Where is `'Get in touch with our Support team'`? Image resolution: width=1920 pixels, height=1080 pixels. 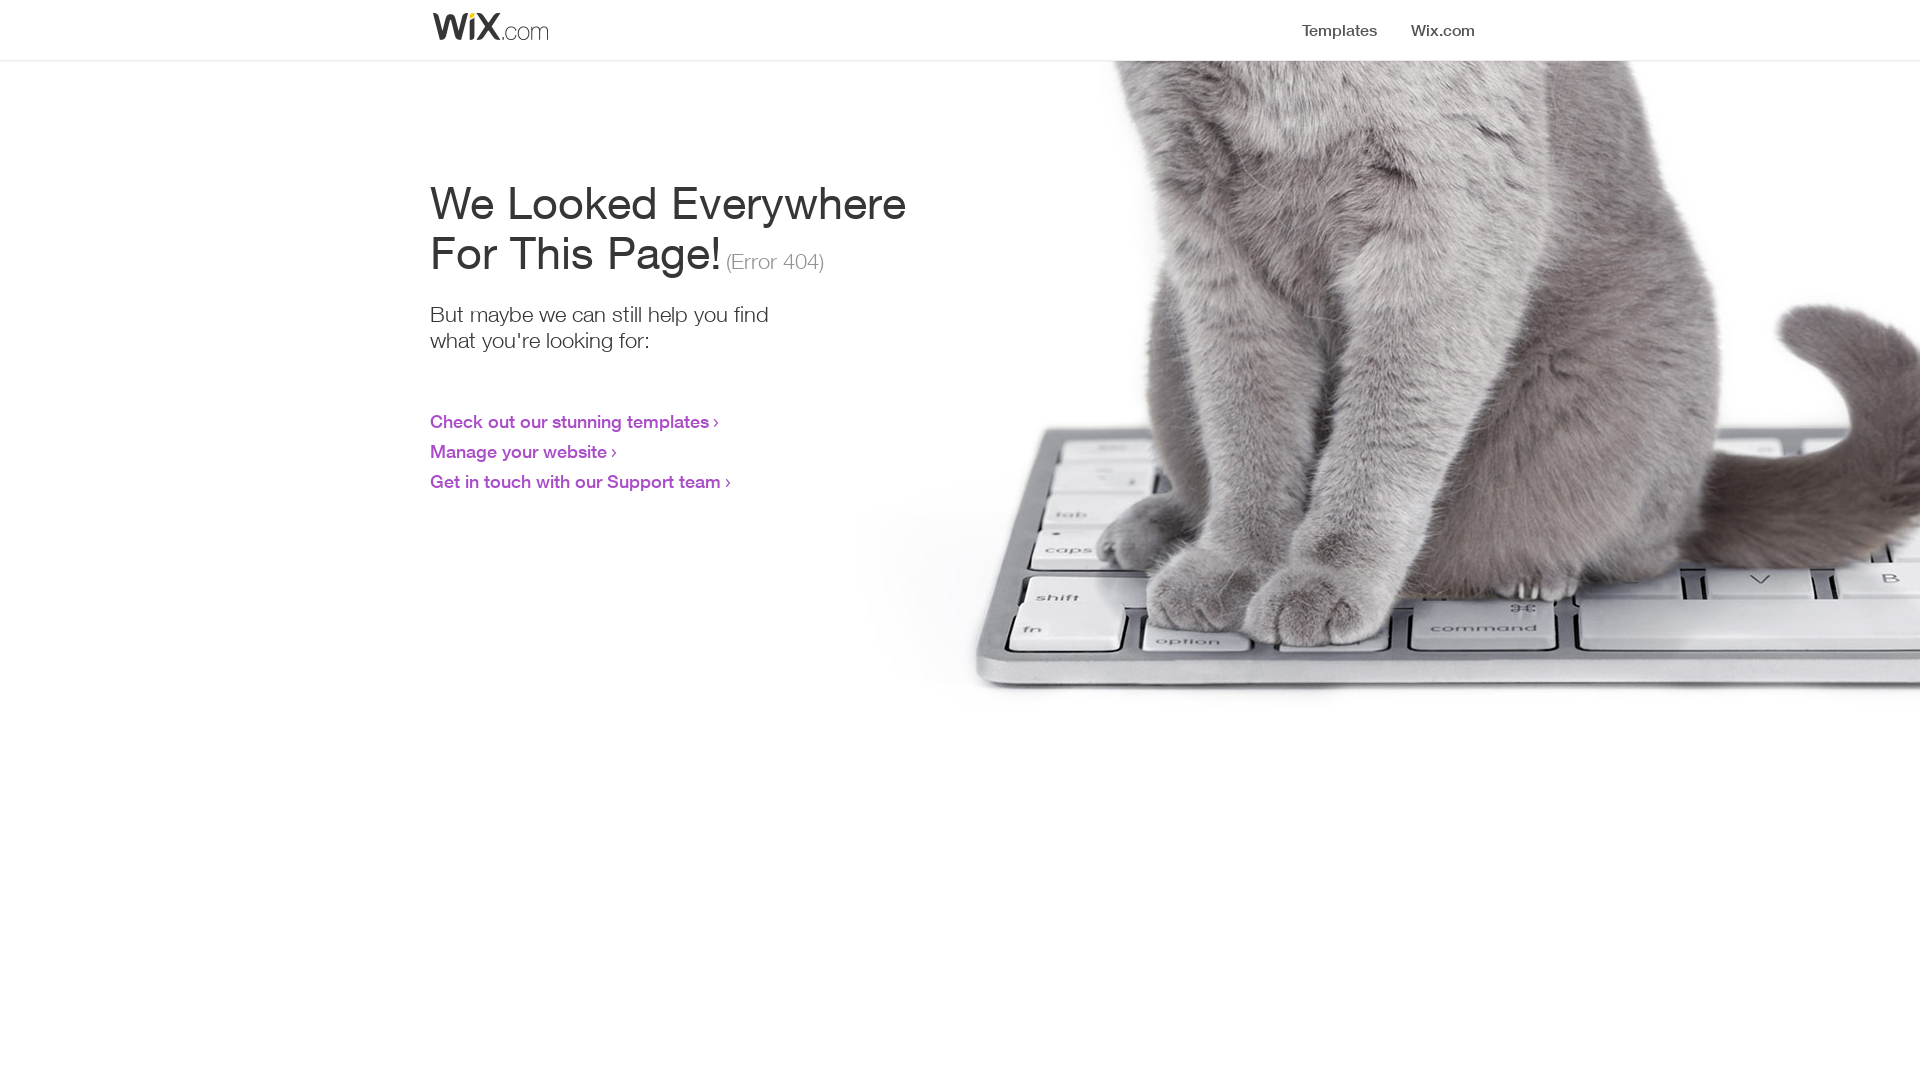
'Get in touch with our Support team' is located at coordinates (429, 481).